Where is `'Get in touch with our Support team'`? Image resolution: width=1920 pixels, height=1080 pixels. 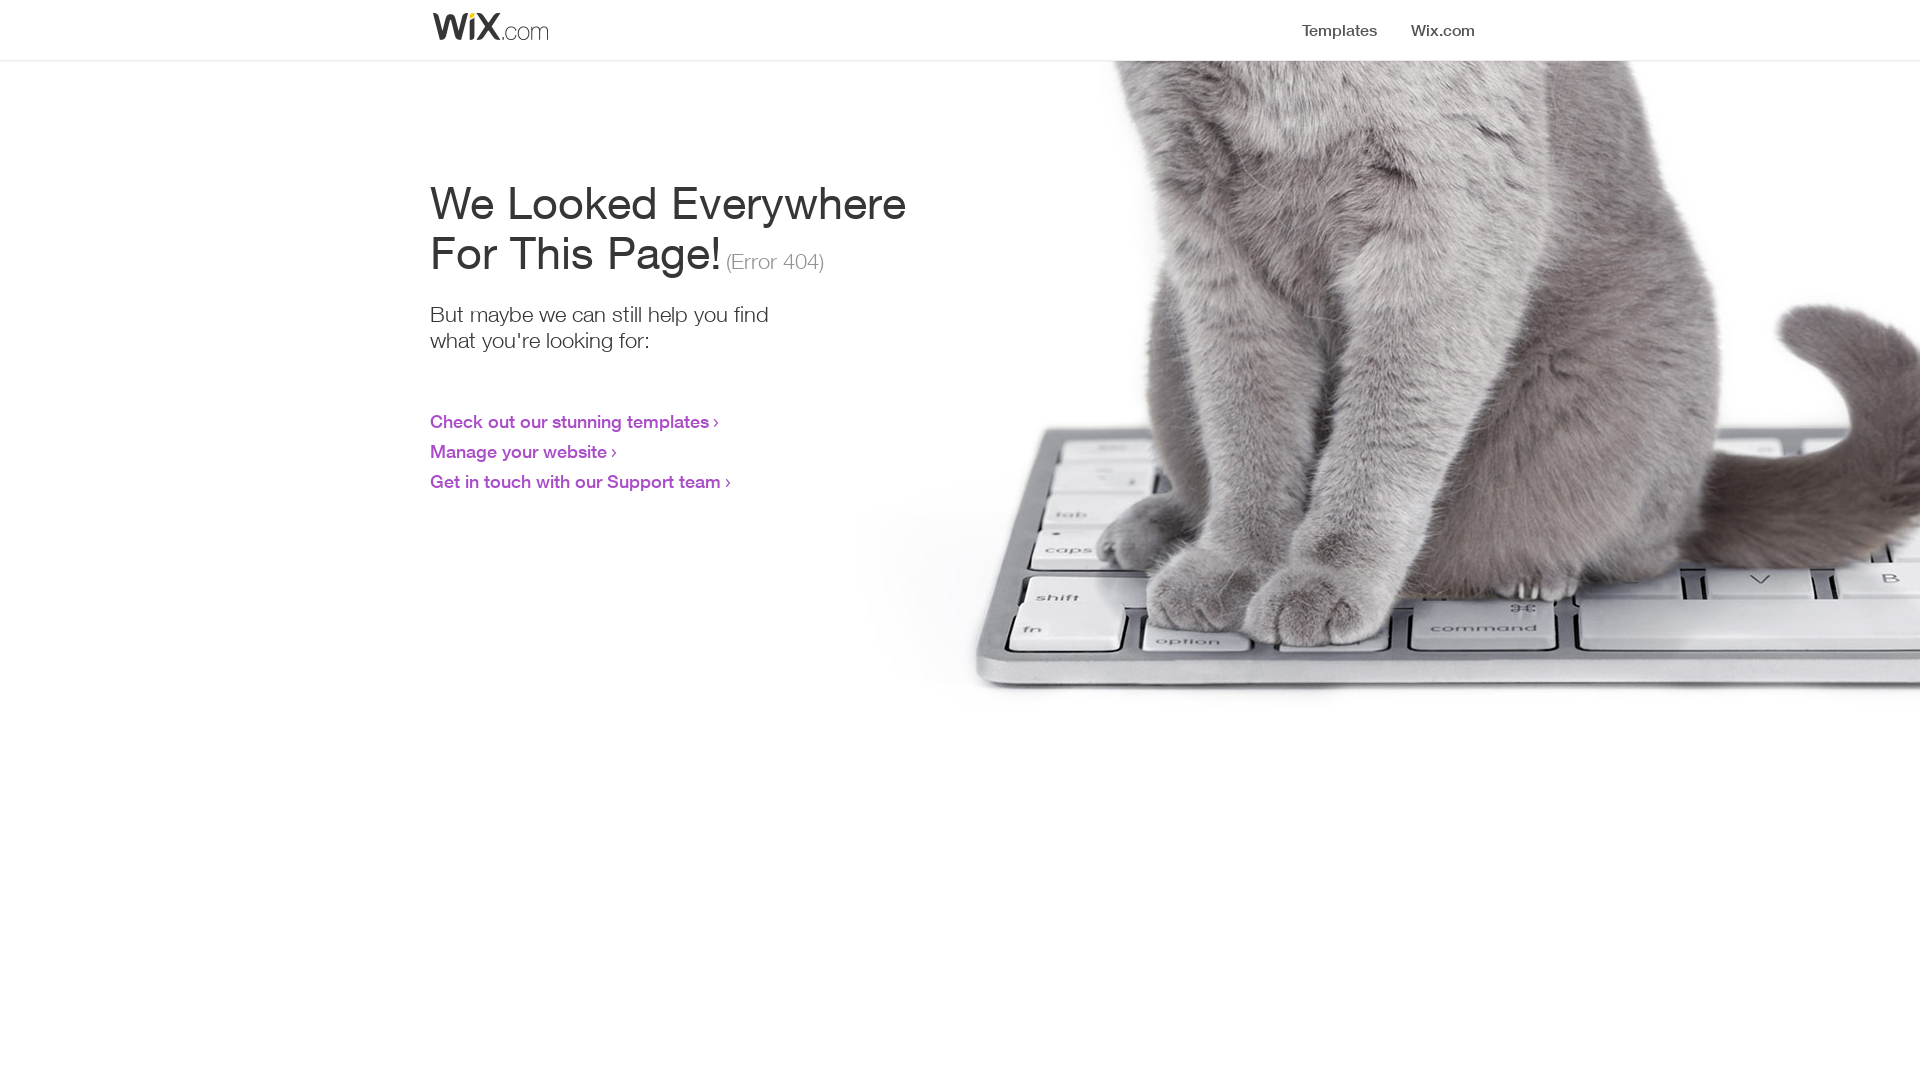
'Get in touch with our Support team' is located at coordinates (429, 481).